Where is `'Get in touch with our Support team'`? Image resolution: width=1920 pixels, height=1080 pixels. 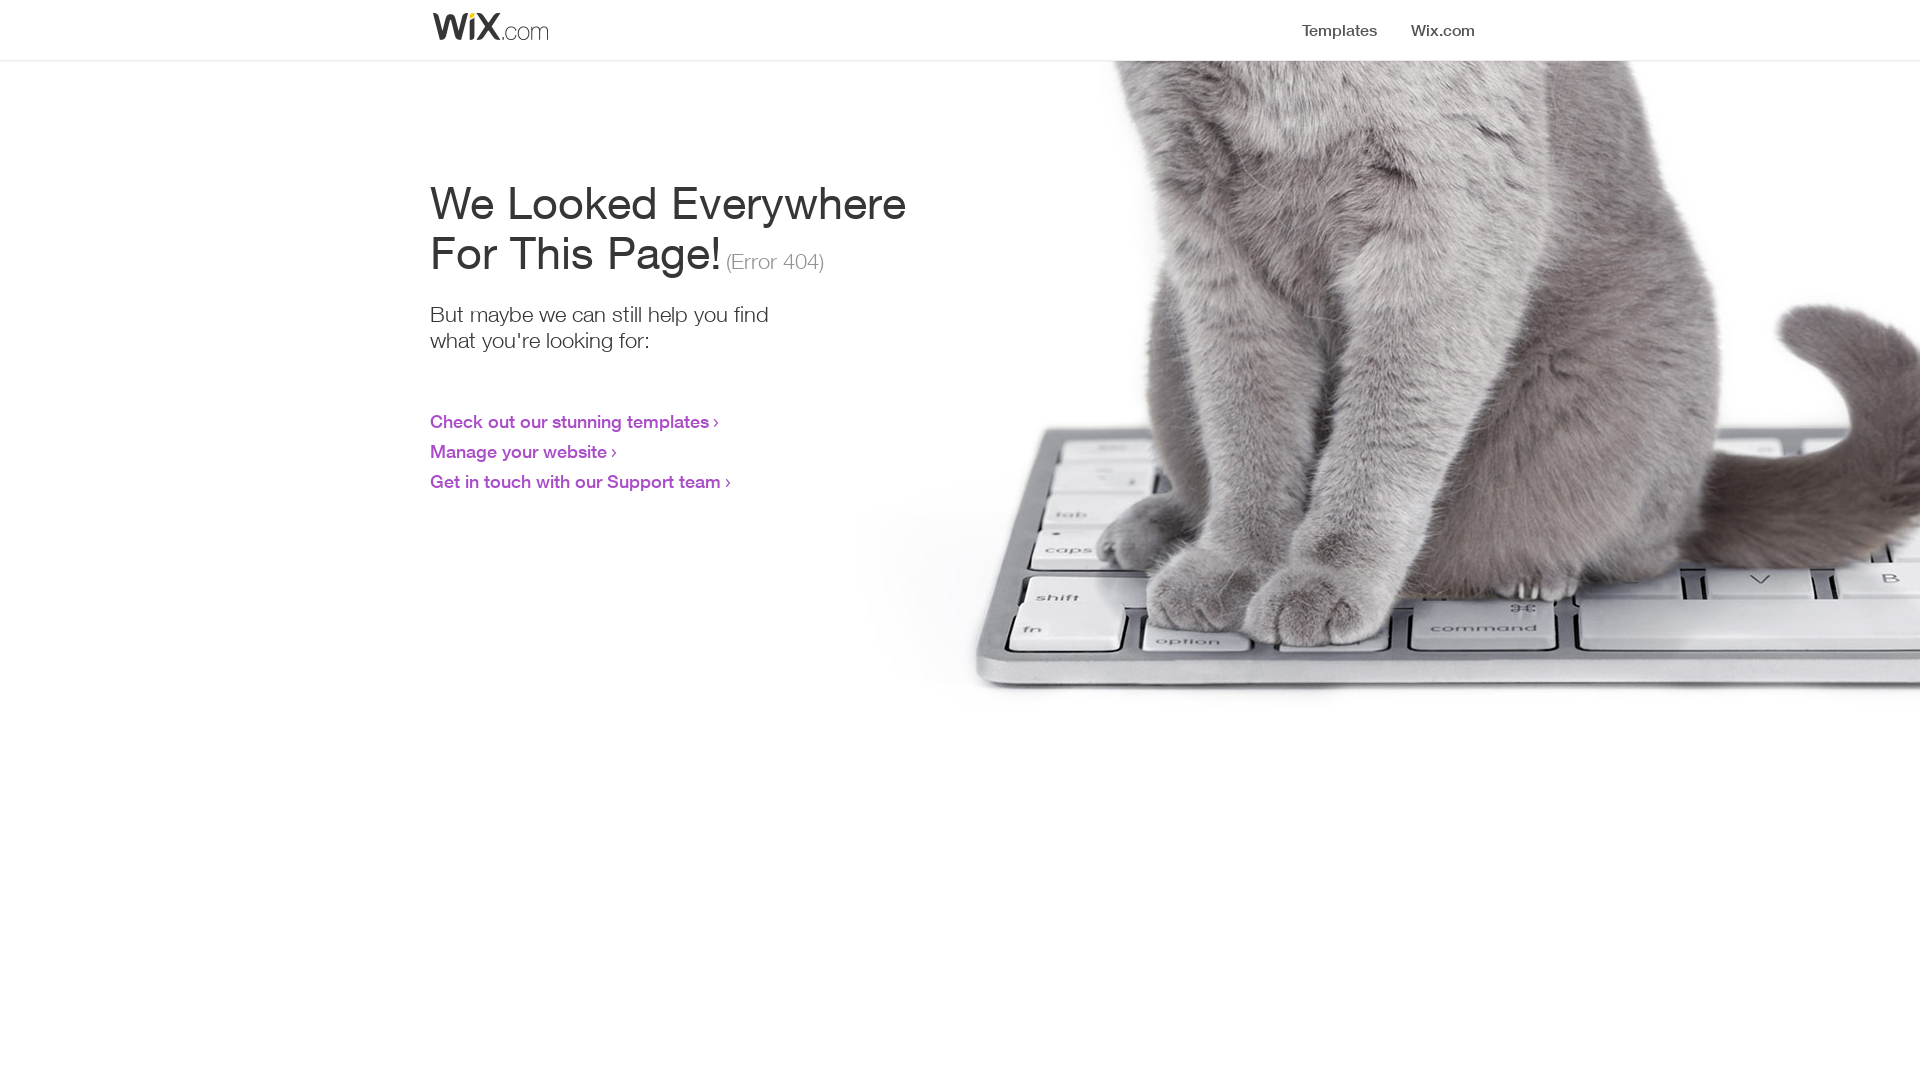
'Get in touch with our Support team' is located at coordinates (429, 481).